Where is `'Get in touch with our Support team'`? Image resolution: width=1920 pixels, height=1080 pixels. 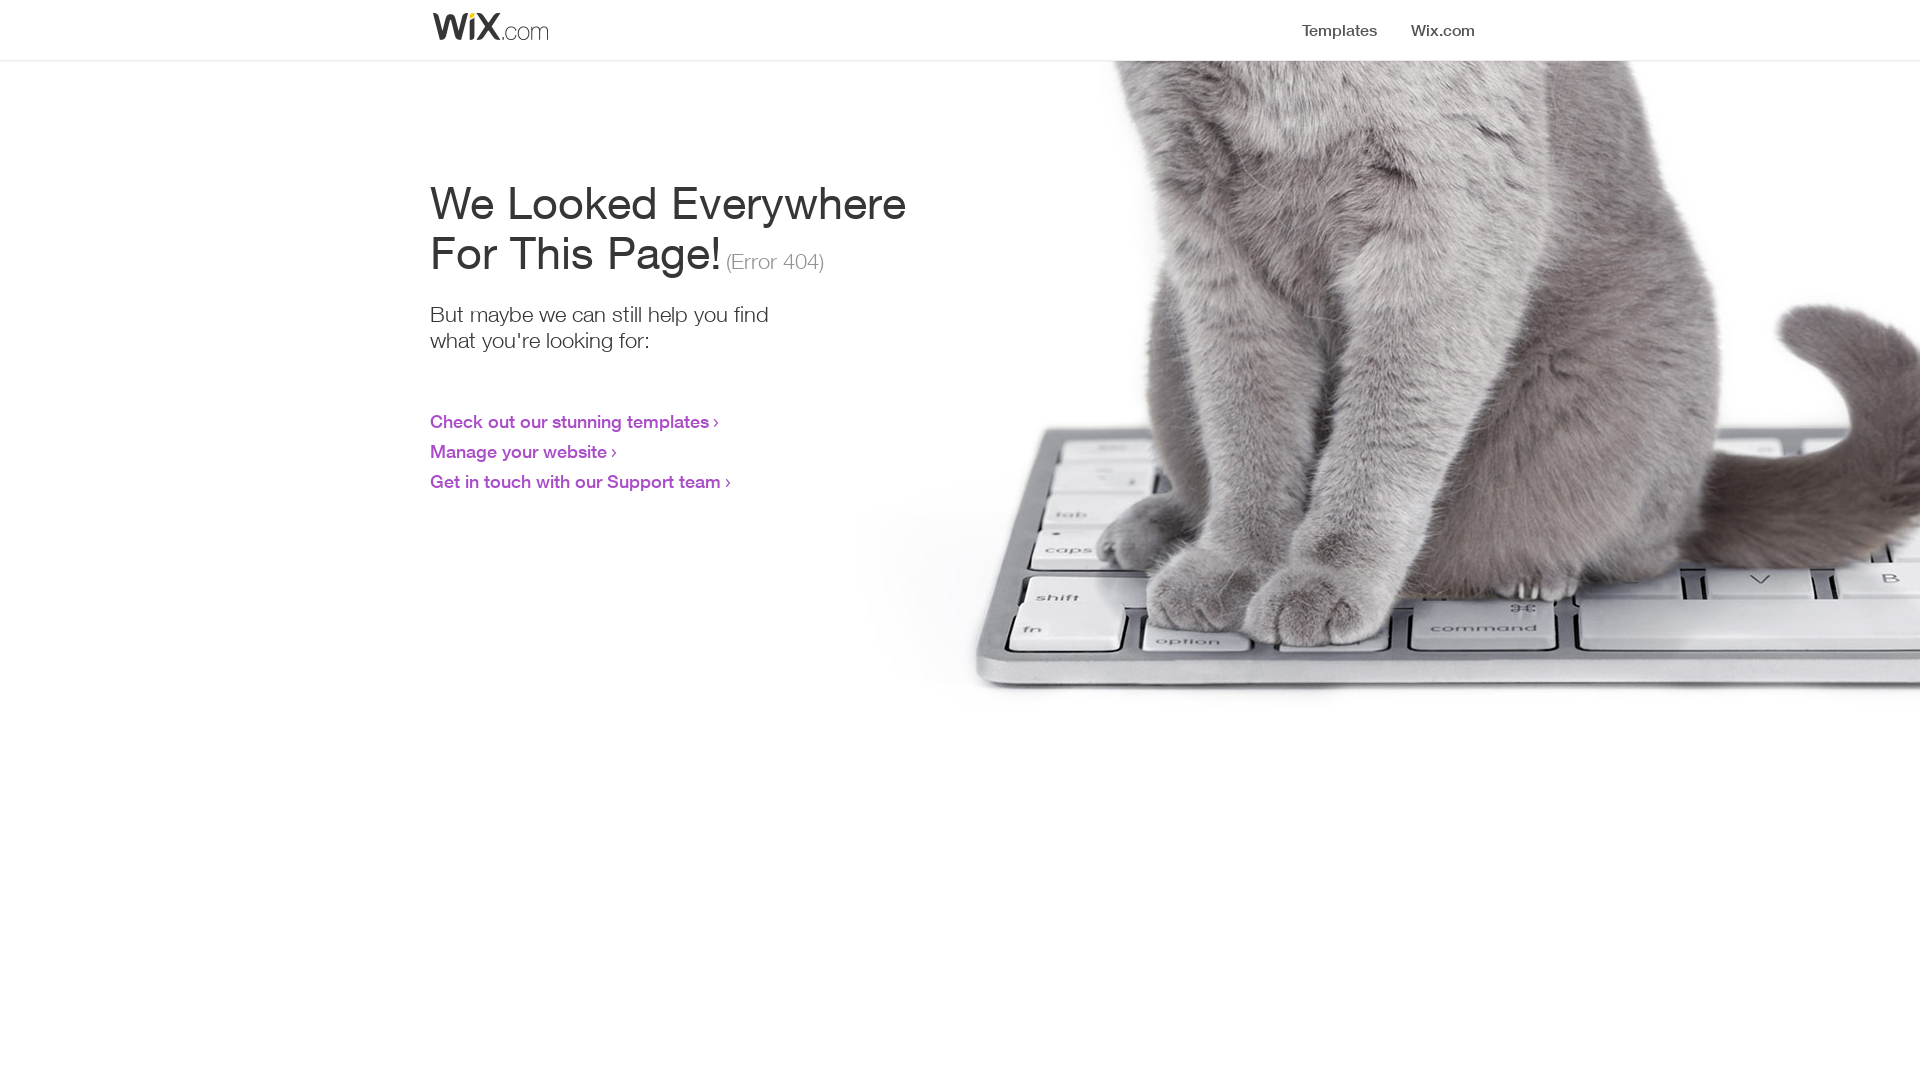
'Get in touch with our Support team' is located at coordinates (429, 481).